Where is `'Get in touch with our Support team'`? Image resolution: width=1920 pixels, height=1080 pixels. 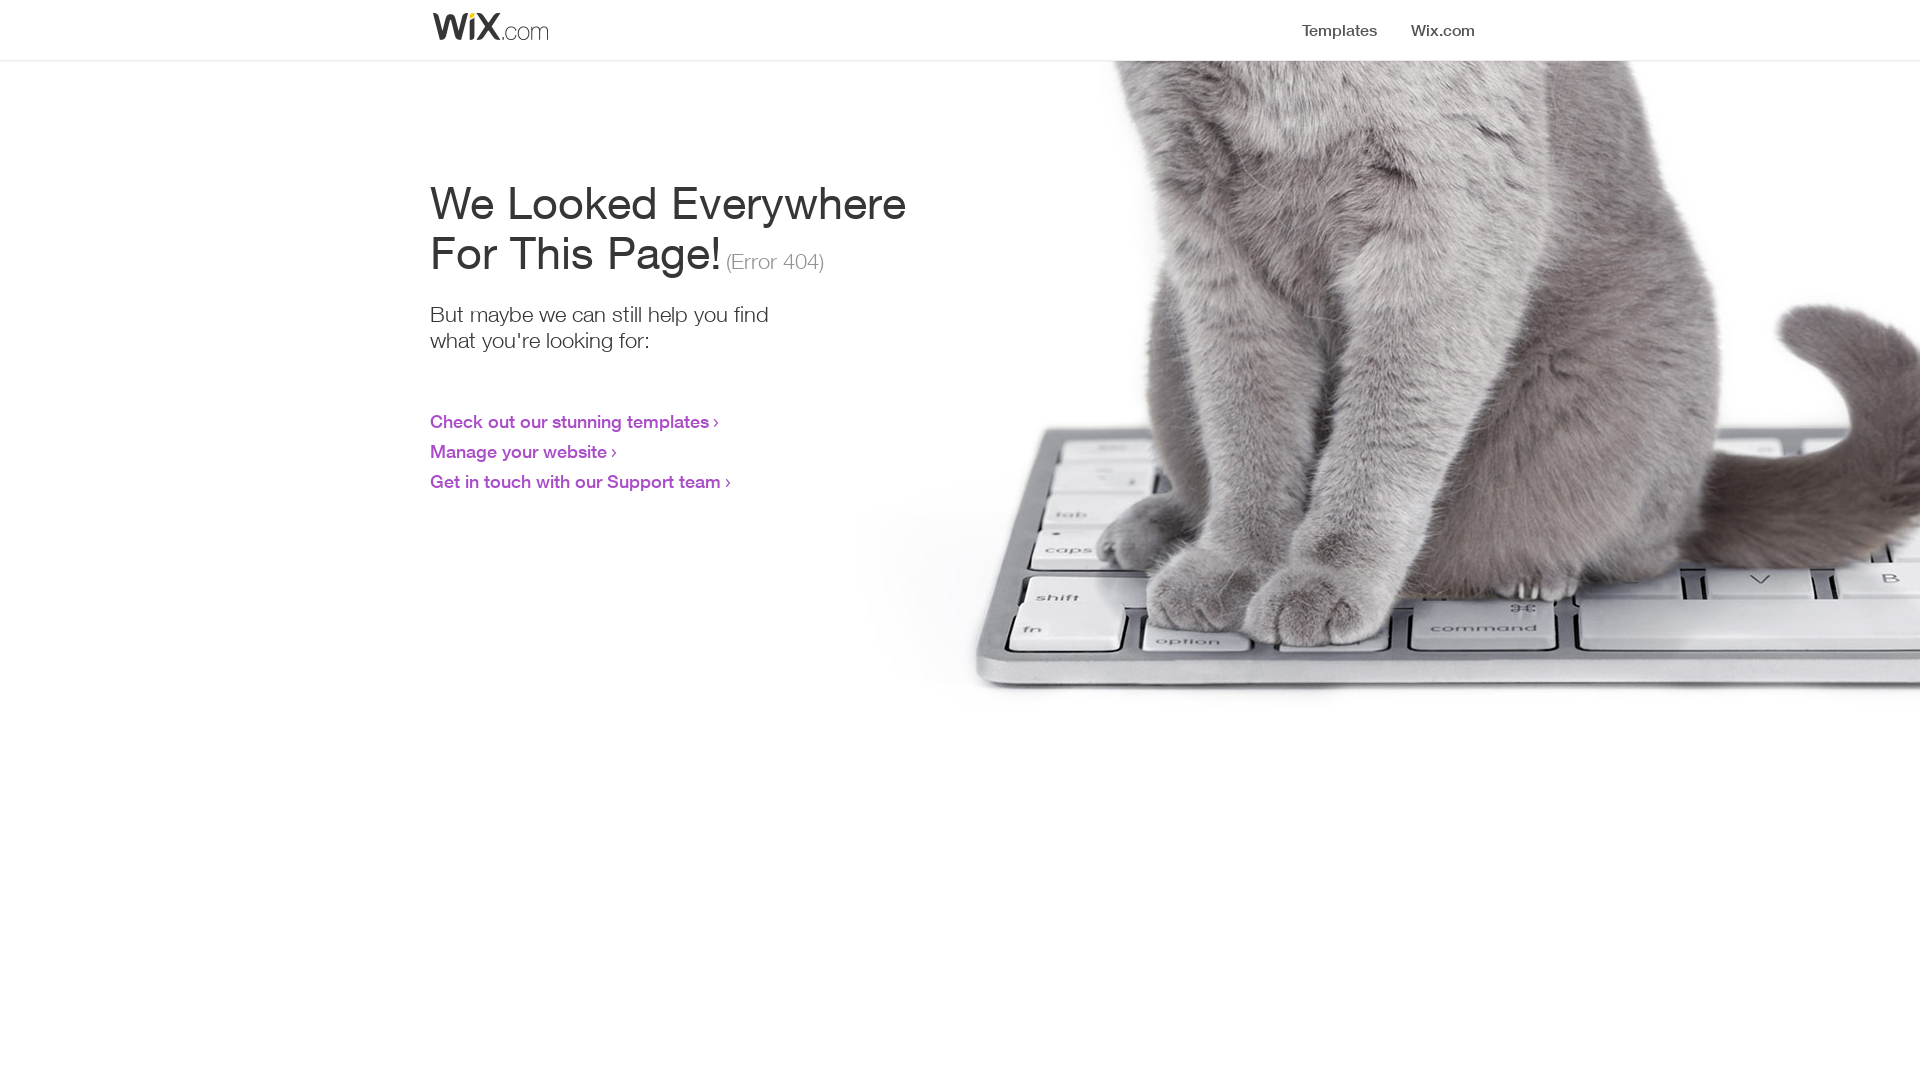
'Get in touch with our Support team' is located at coordinates (429, 481).